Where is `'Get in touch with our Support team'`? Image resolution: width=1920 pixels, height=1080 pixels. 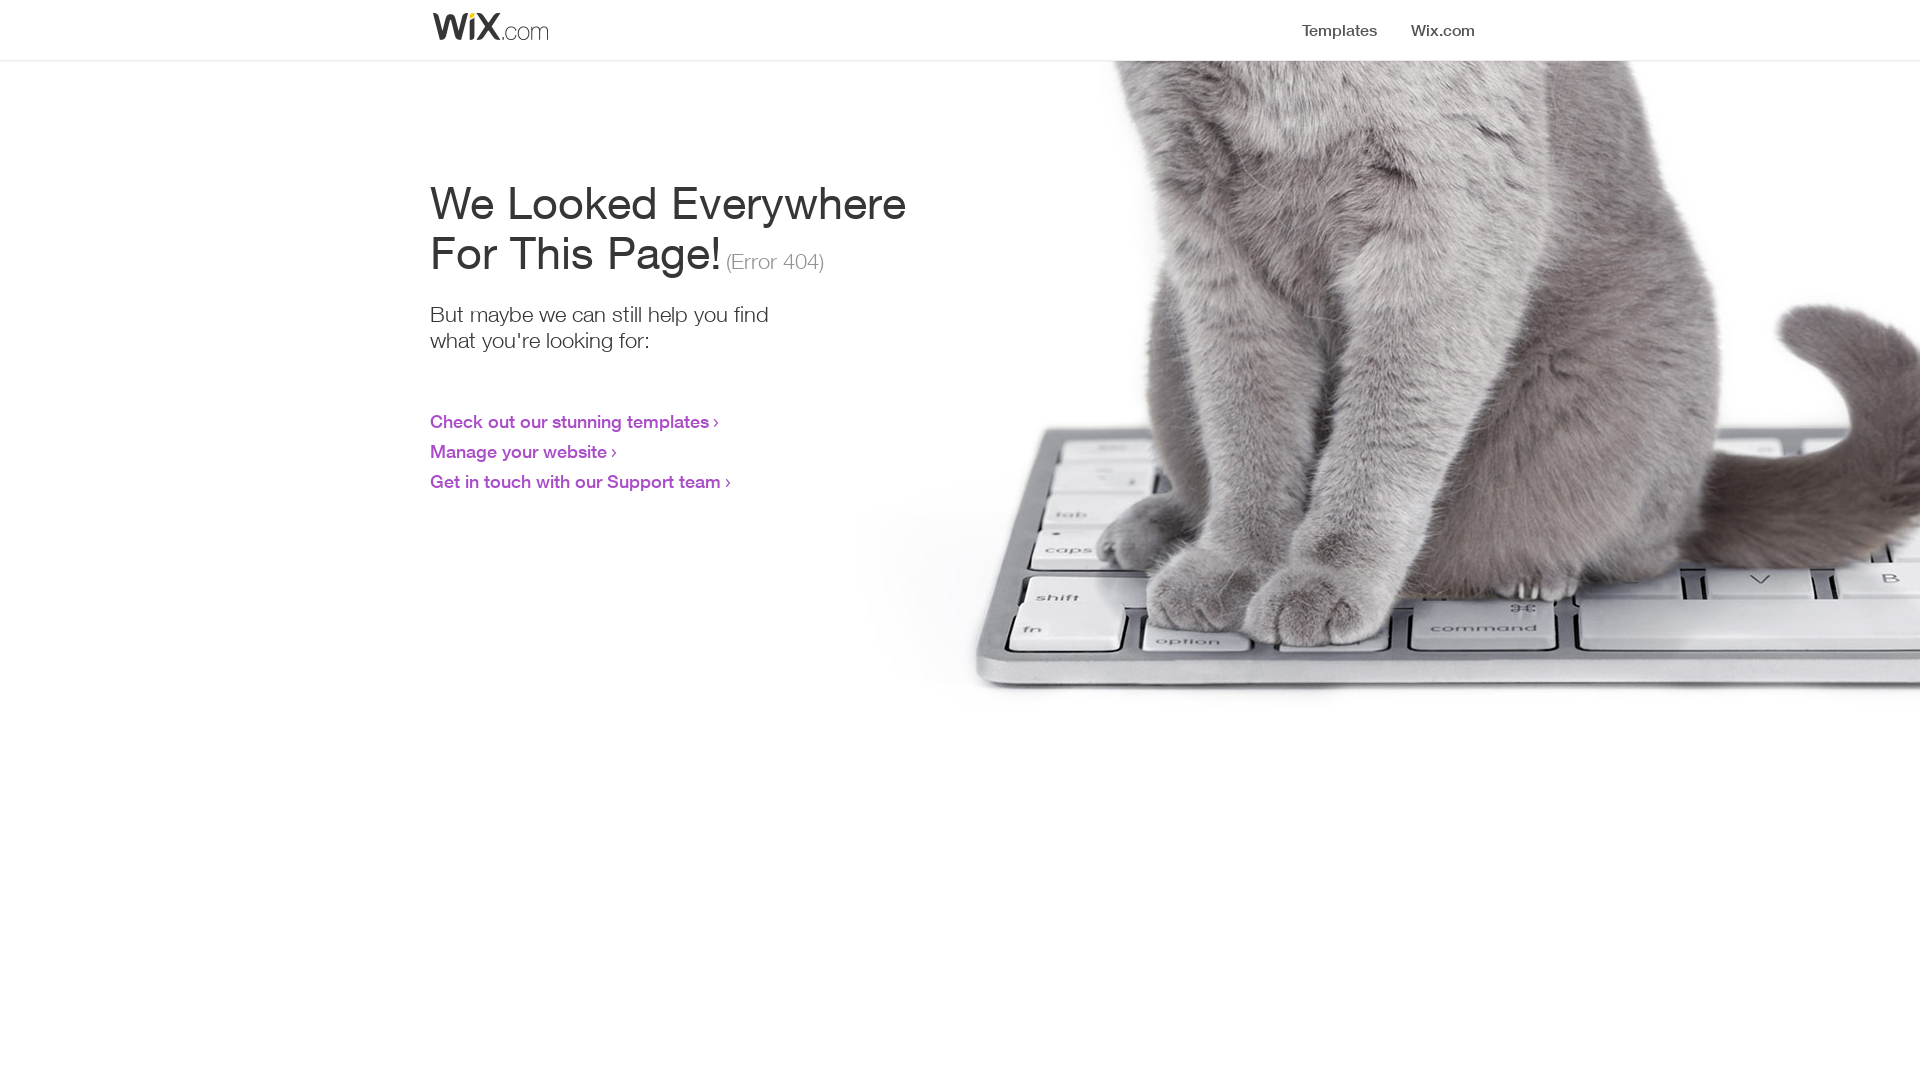
'Get in touch with our Support team' is located at coordinates (429, 481).